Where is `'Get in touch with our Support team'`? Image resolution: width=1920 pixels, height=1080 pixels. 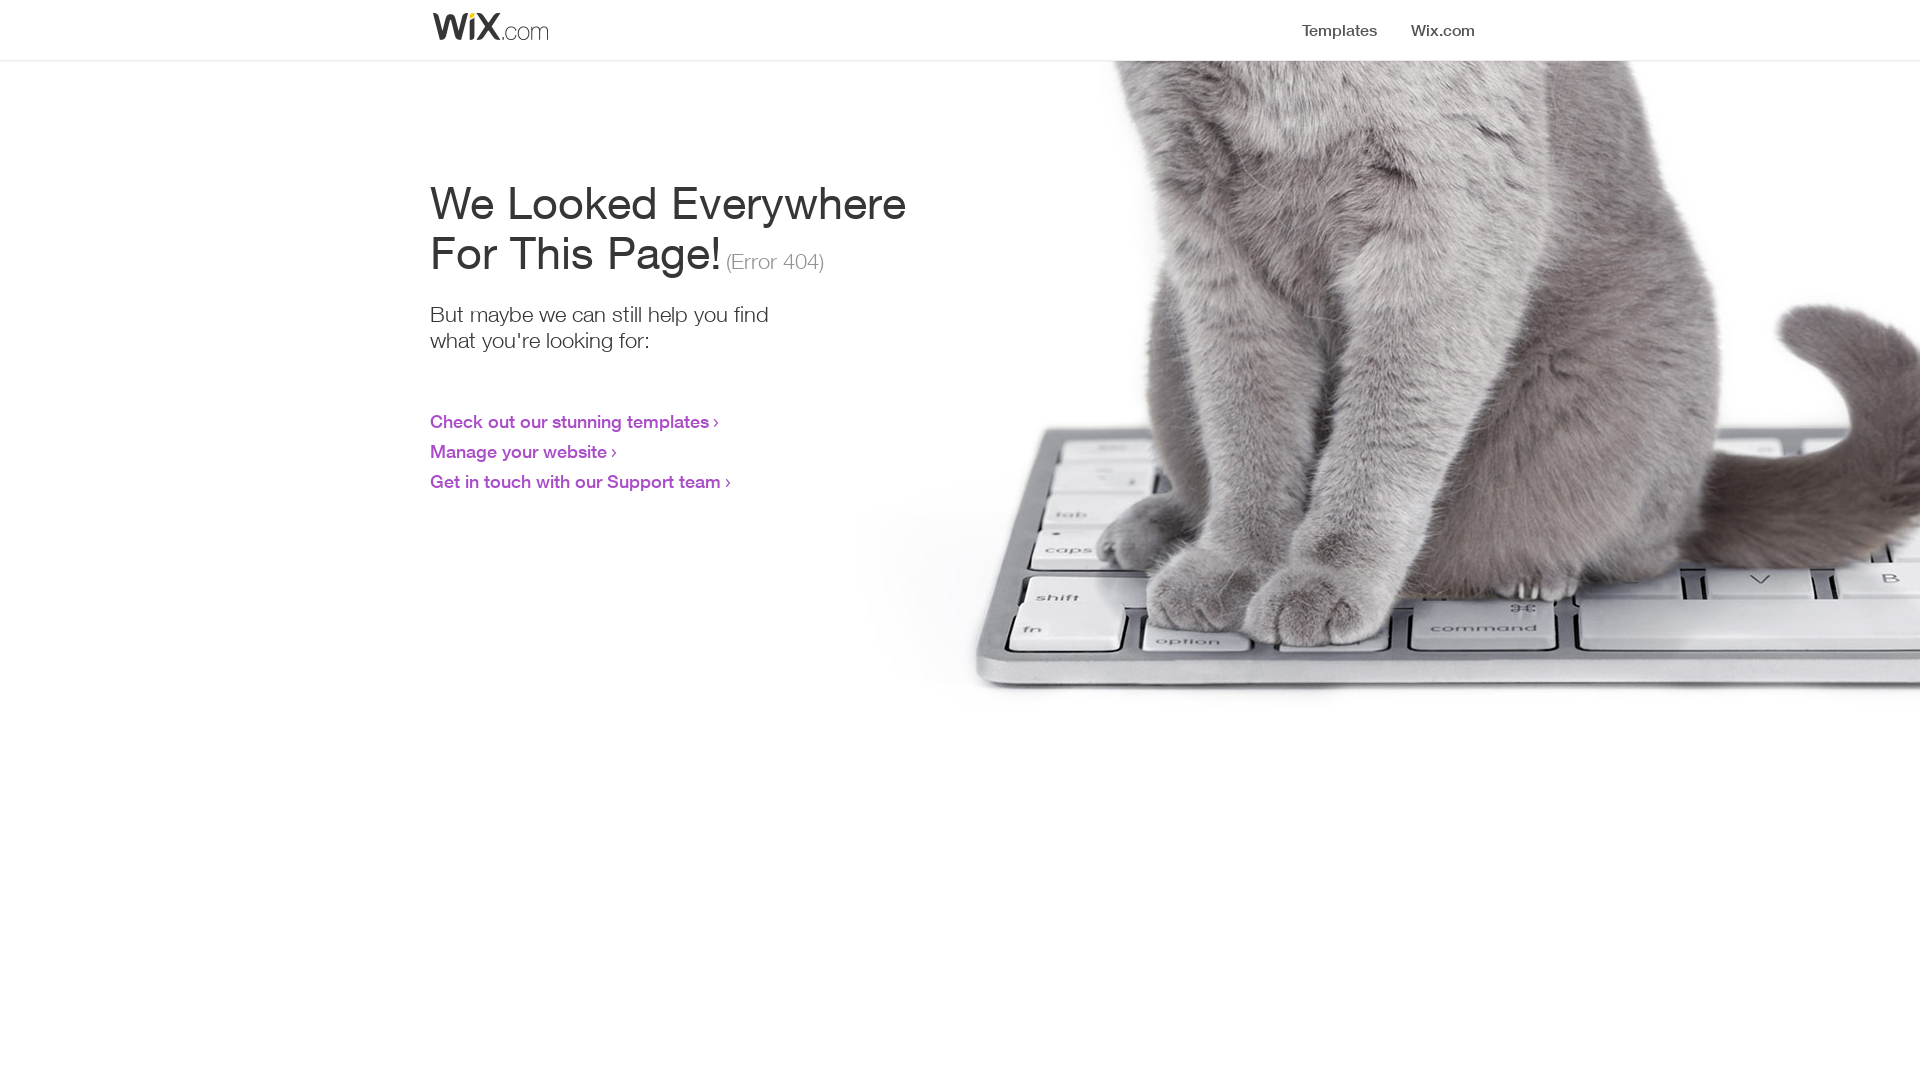
'Get in touch with our Support team' is located at coordinates (429, 481).